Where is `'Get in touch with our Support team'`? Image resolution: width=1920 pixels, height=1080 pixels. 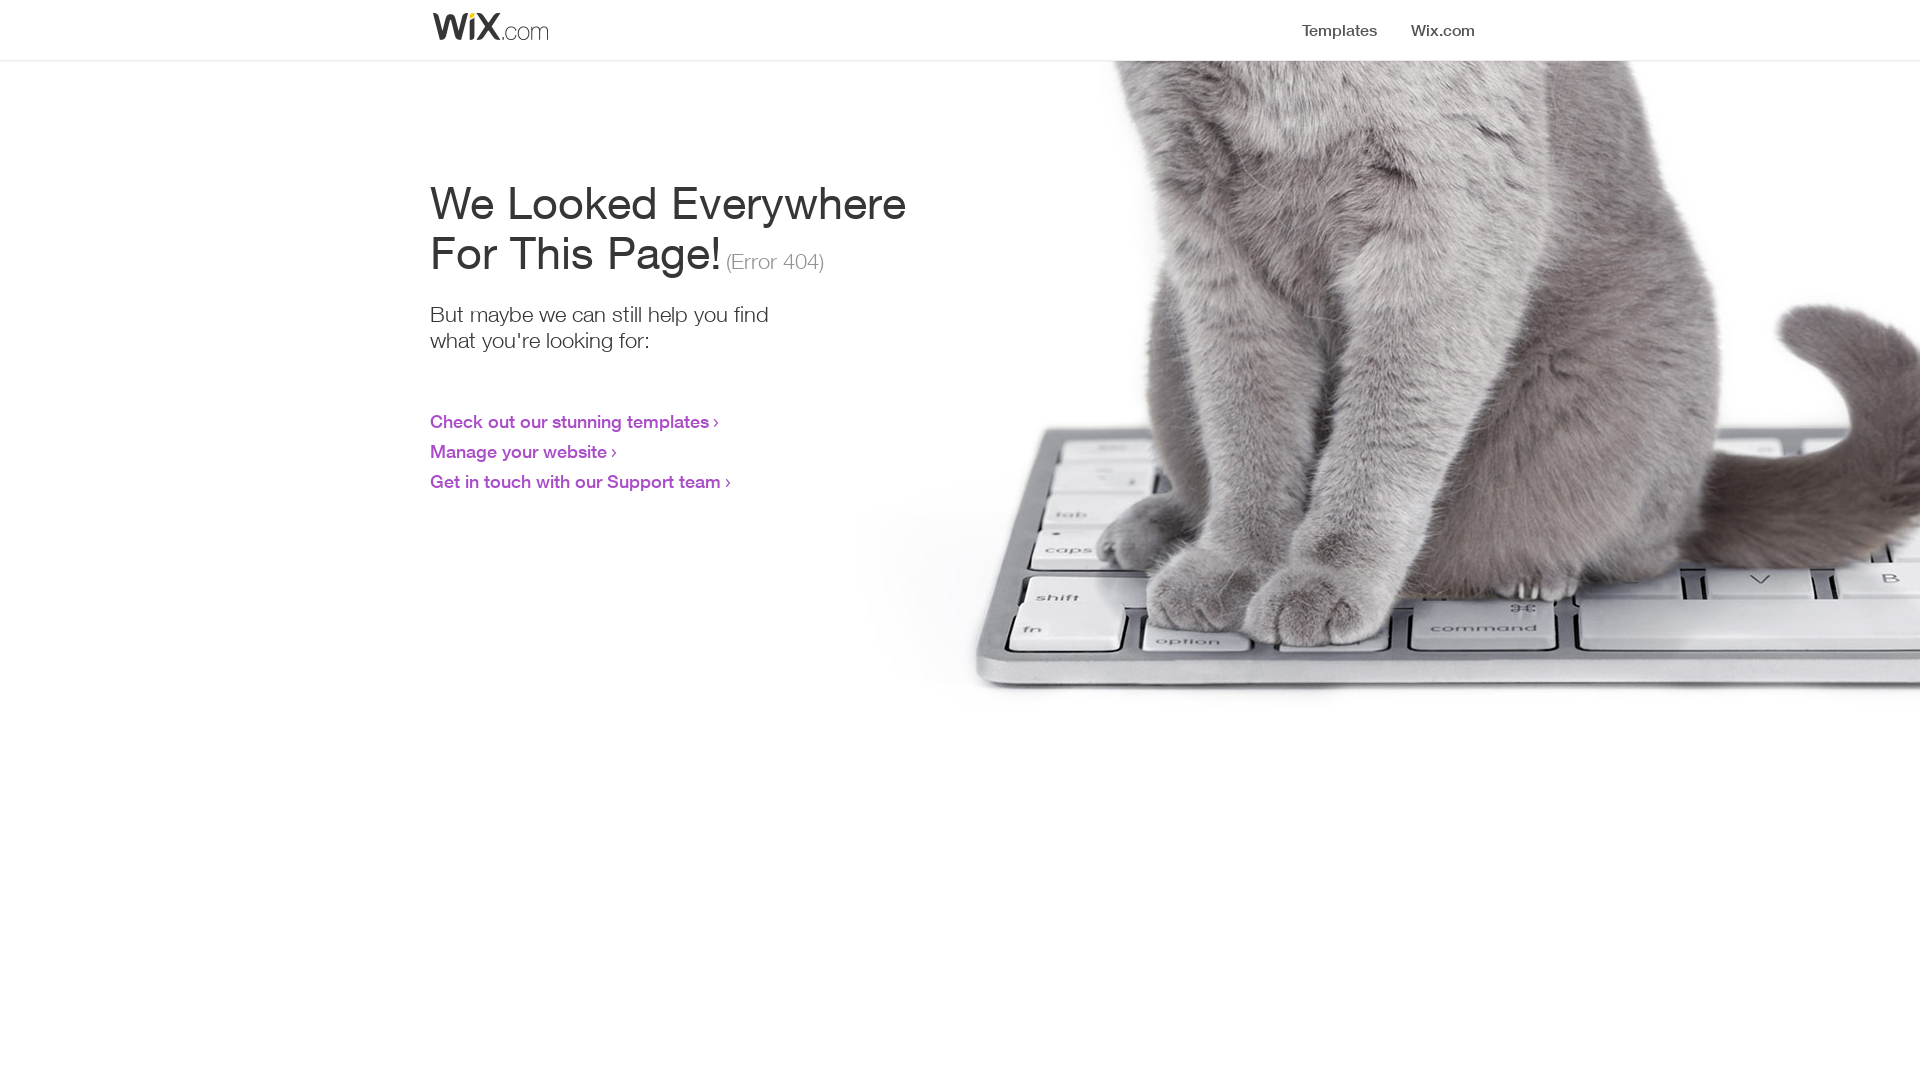
'Get in touch with our Support team' is located at coordinates (429, 481).